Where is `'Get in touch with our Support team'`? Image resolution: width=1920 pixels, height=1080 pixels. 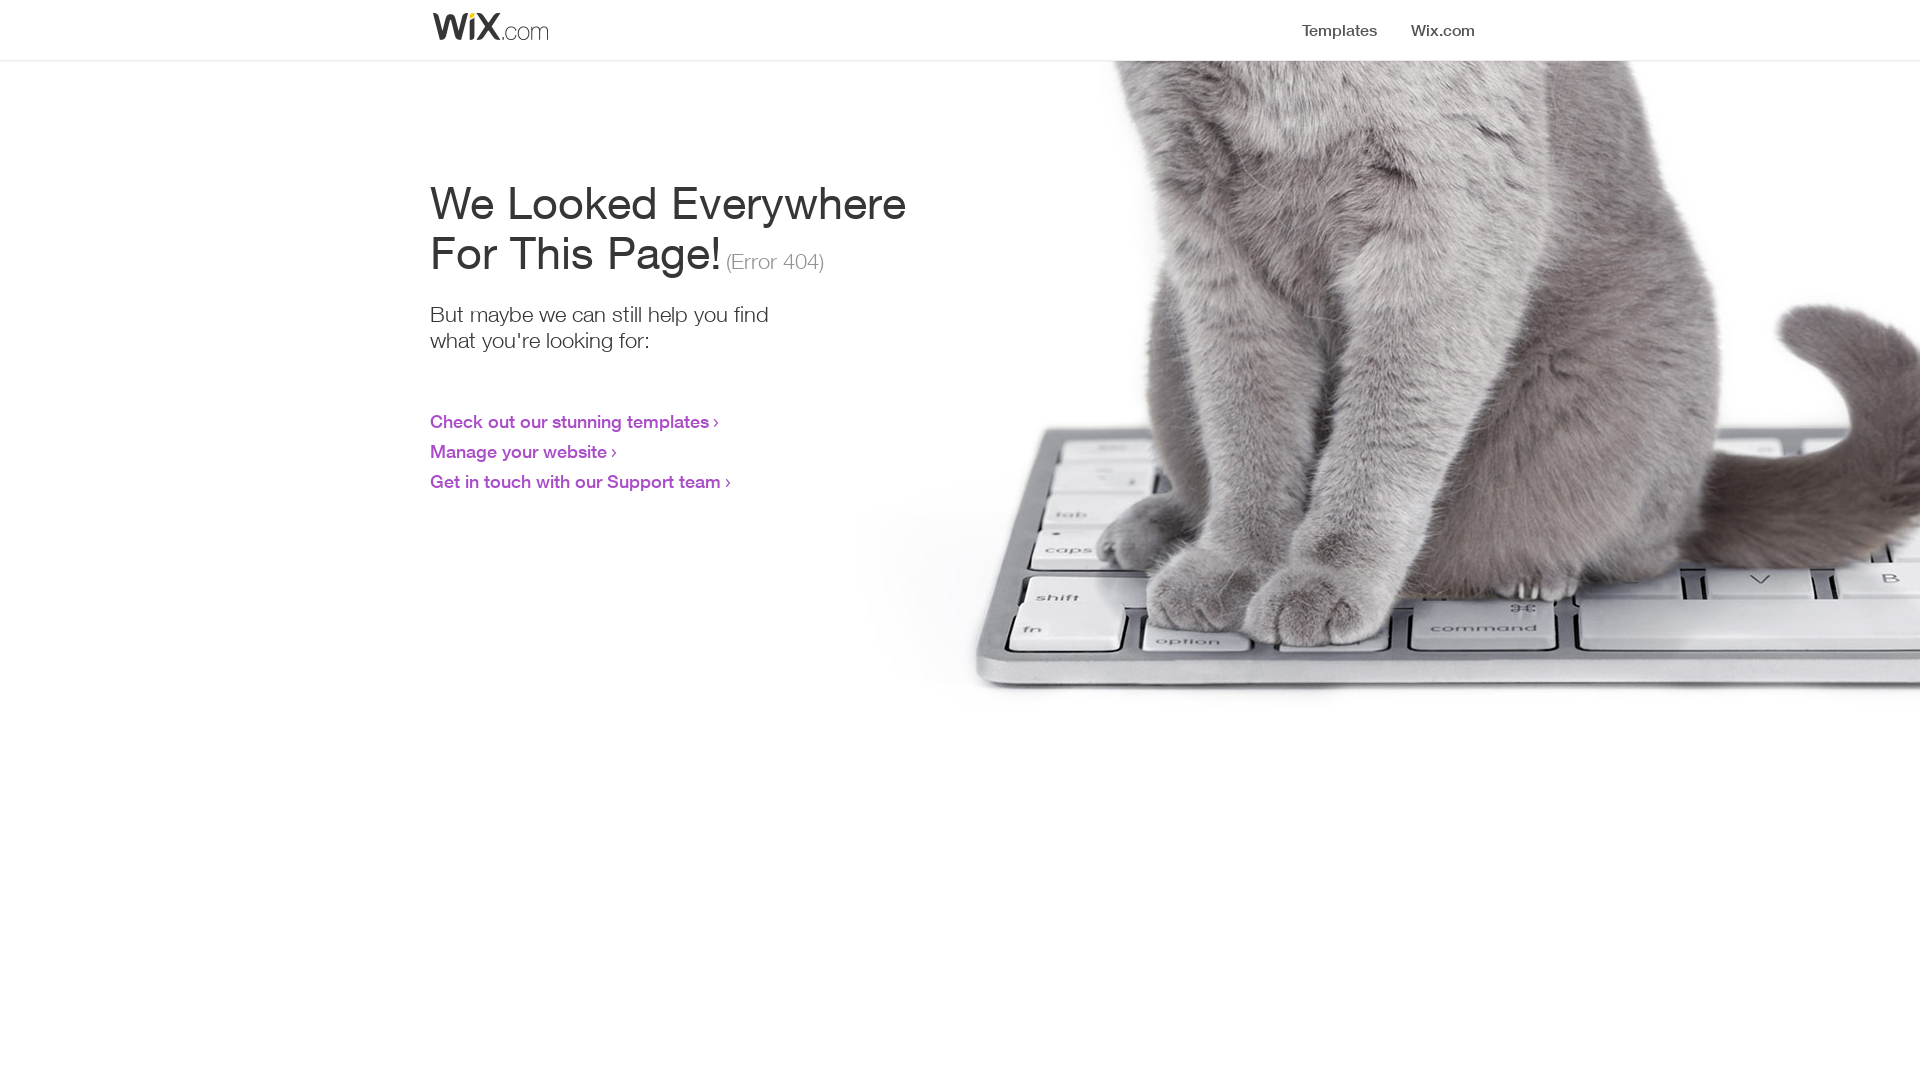
'Get in touch with our Support team' is located at coordinates (429, 481).